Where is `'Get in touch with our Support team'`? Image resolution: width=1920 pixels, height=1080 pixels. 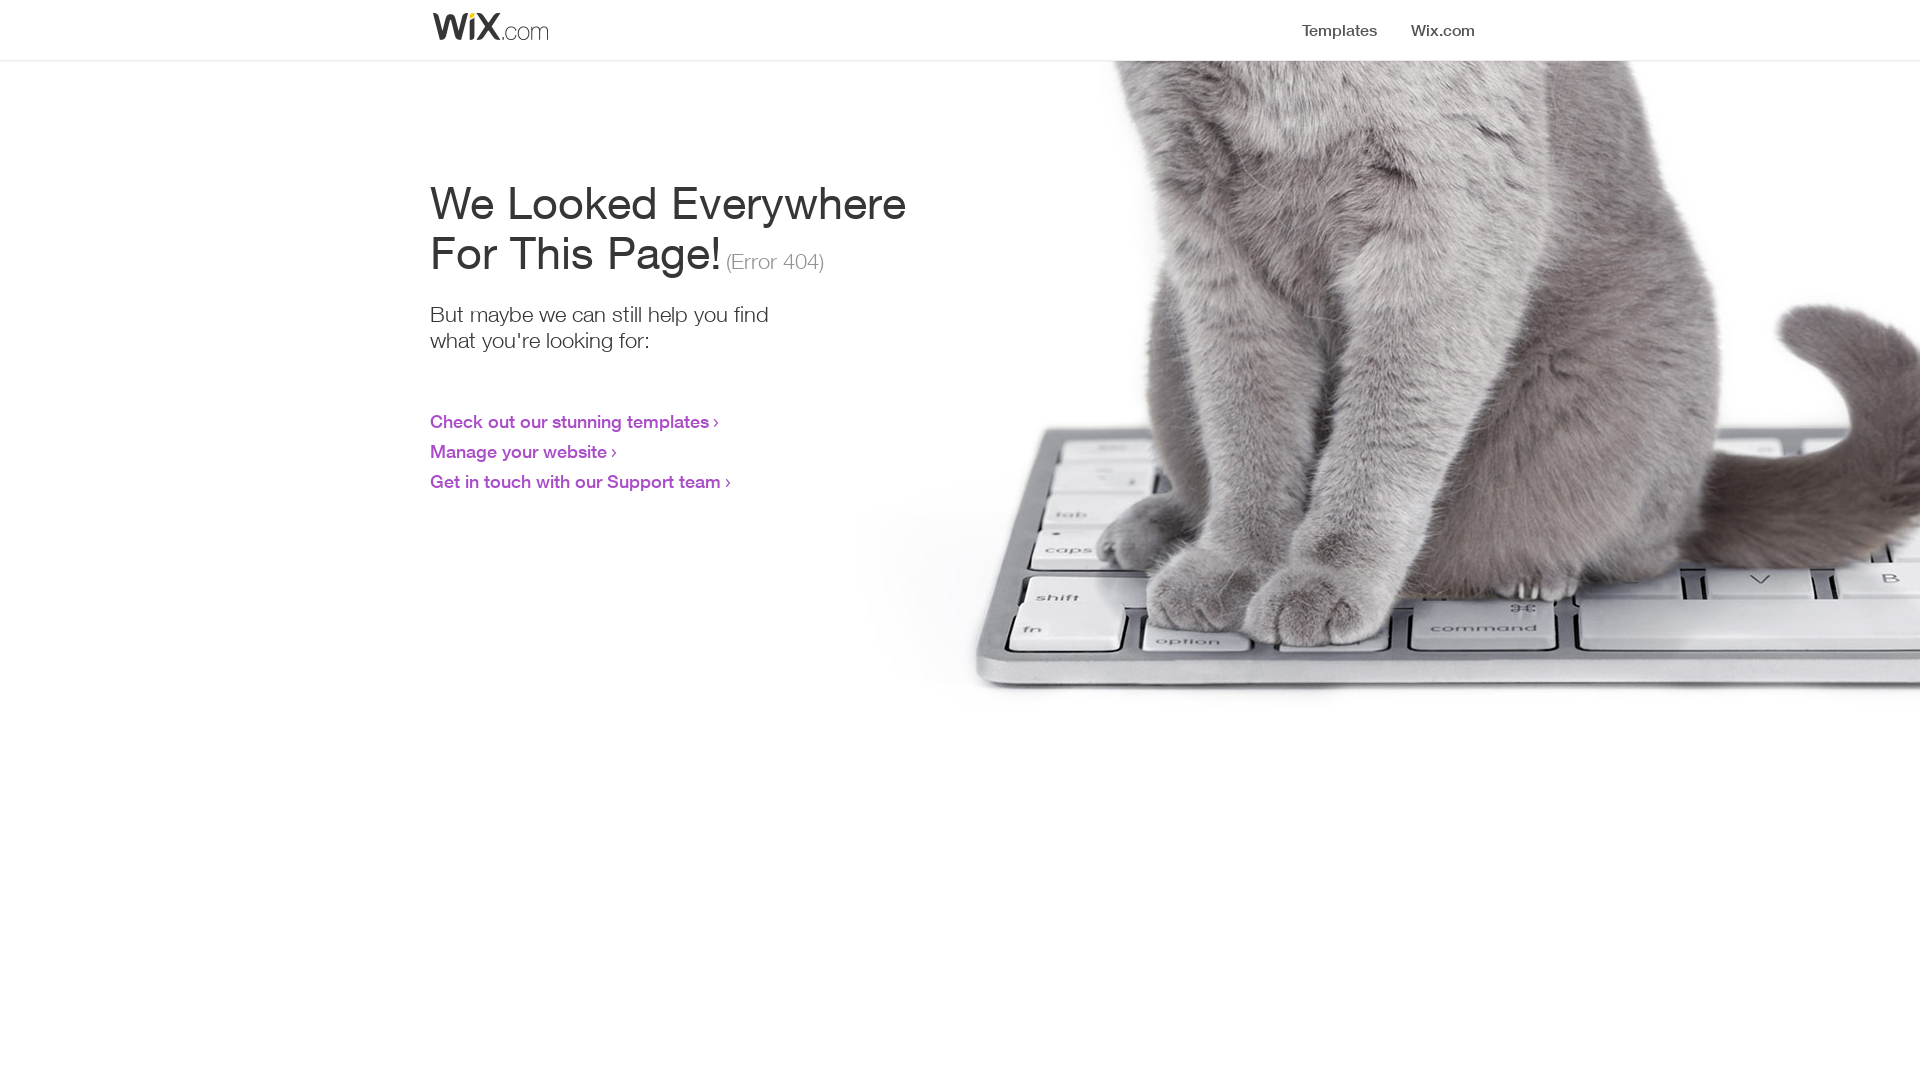
'Get in touch with our Support team' is located at coordinates (429, 481).